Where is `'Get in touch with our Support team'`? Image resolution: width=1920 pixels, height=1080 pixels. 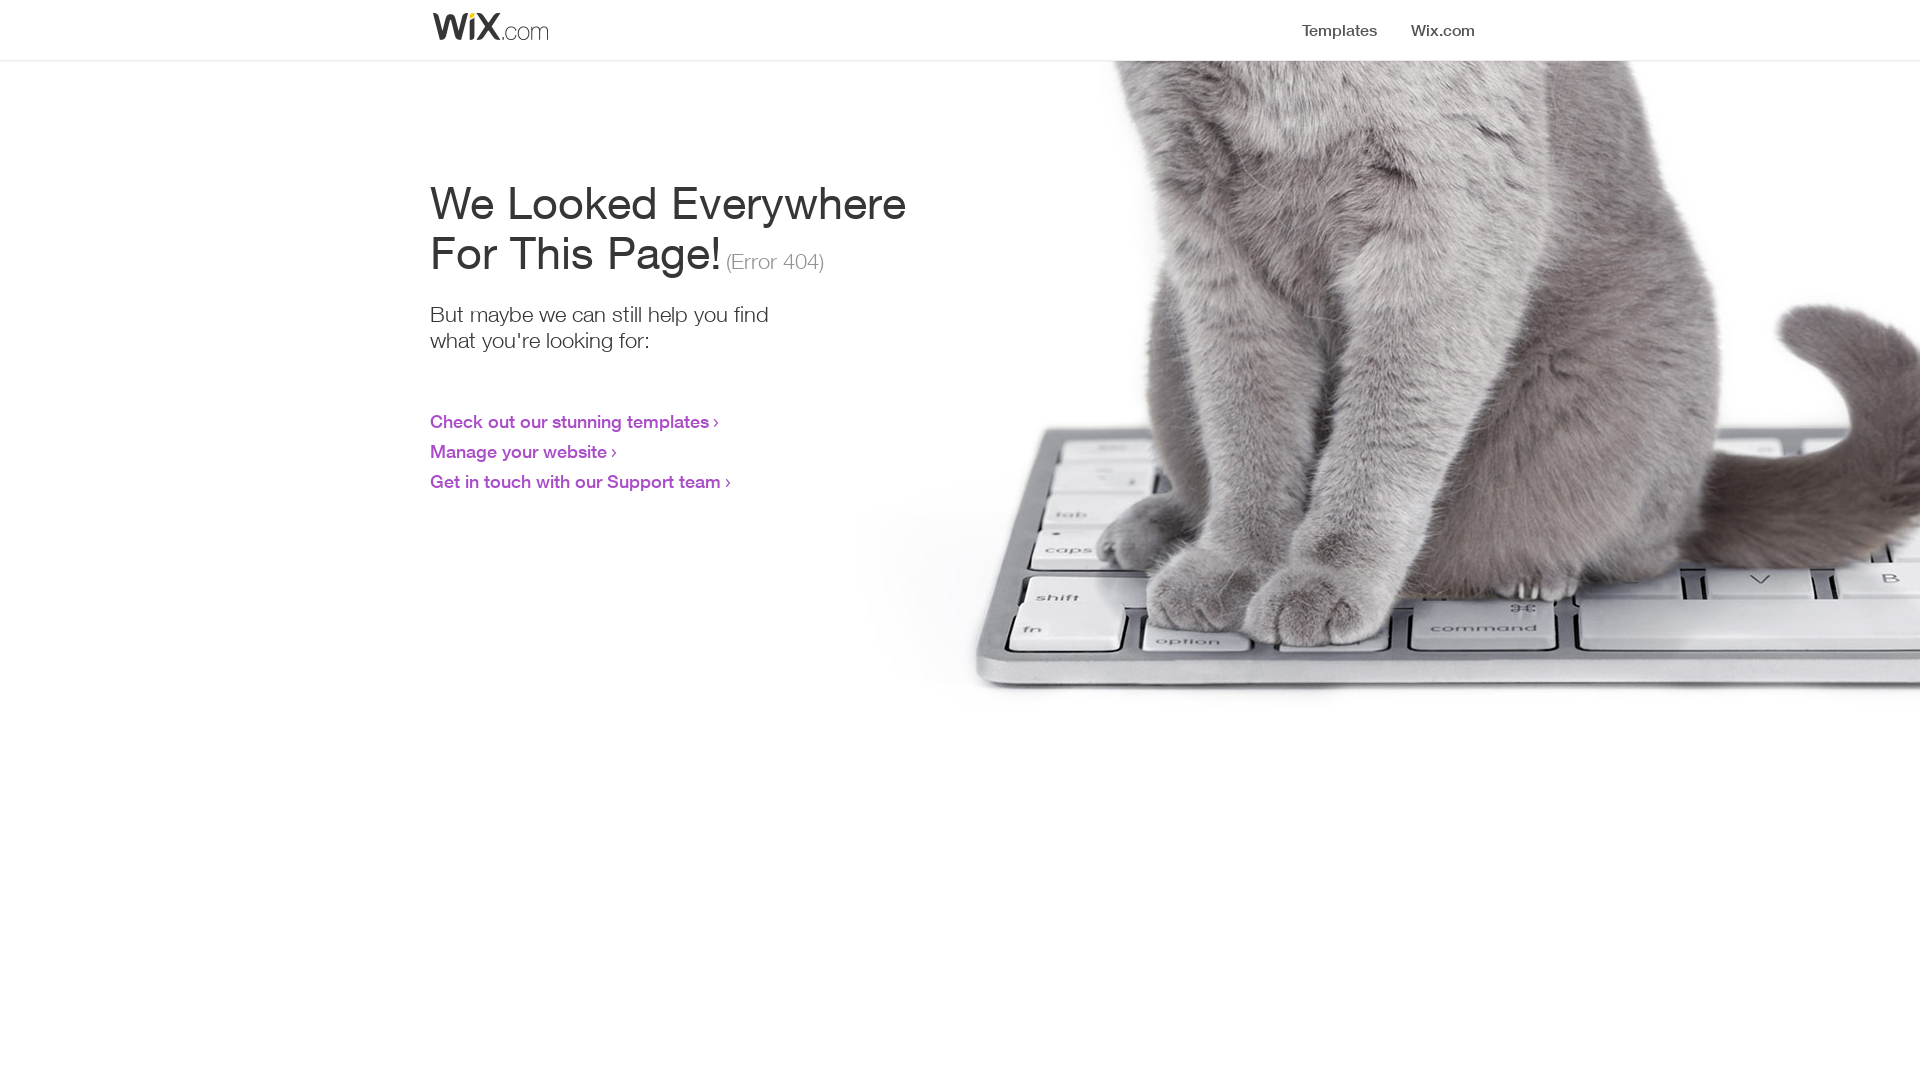
'Get in touch with our Support team' is located at coordinates (429, 481).